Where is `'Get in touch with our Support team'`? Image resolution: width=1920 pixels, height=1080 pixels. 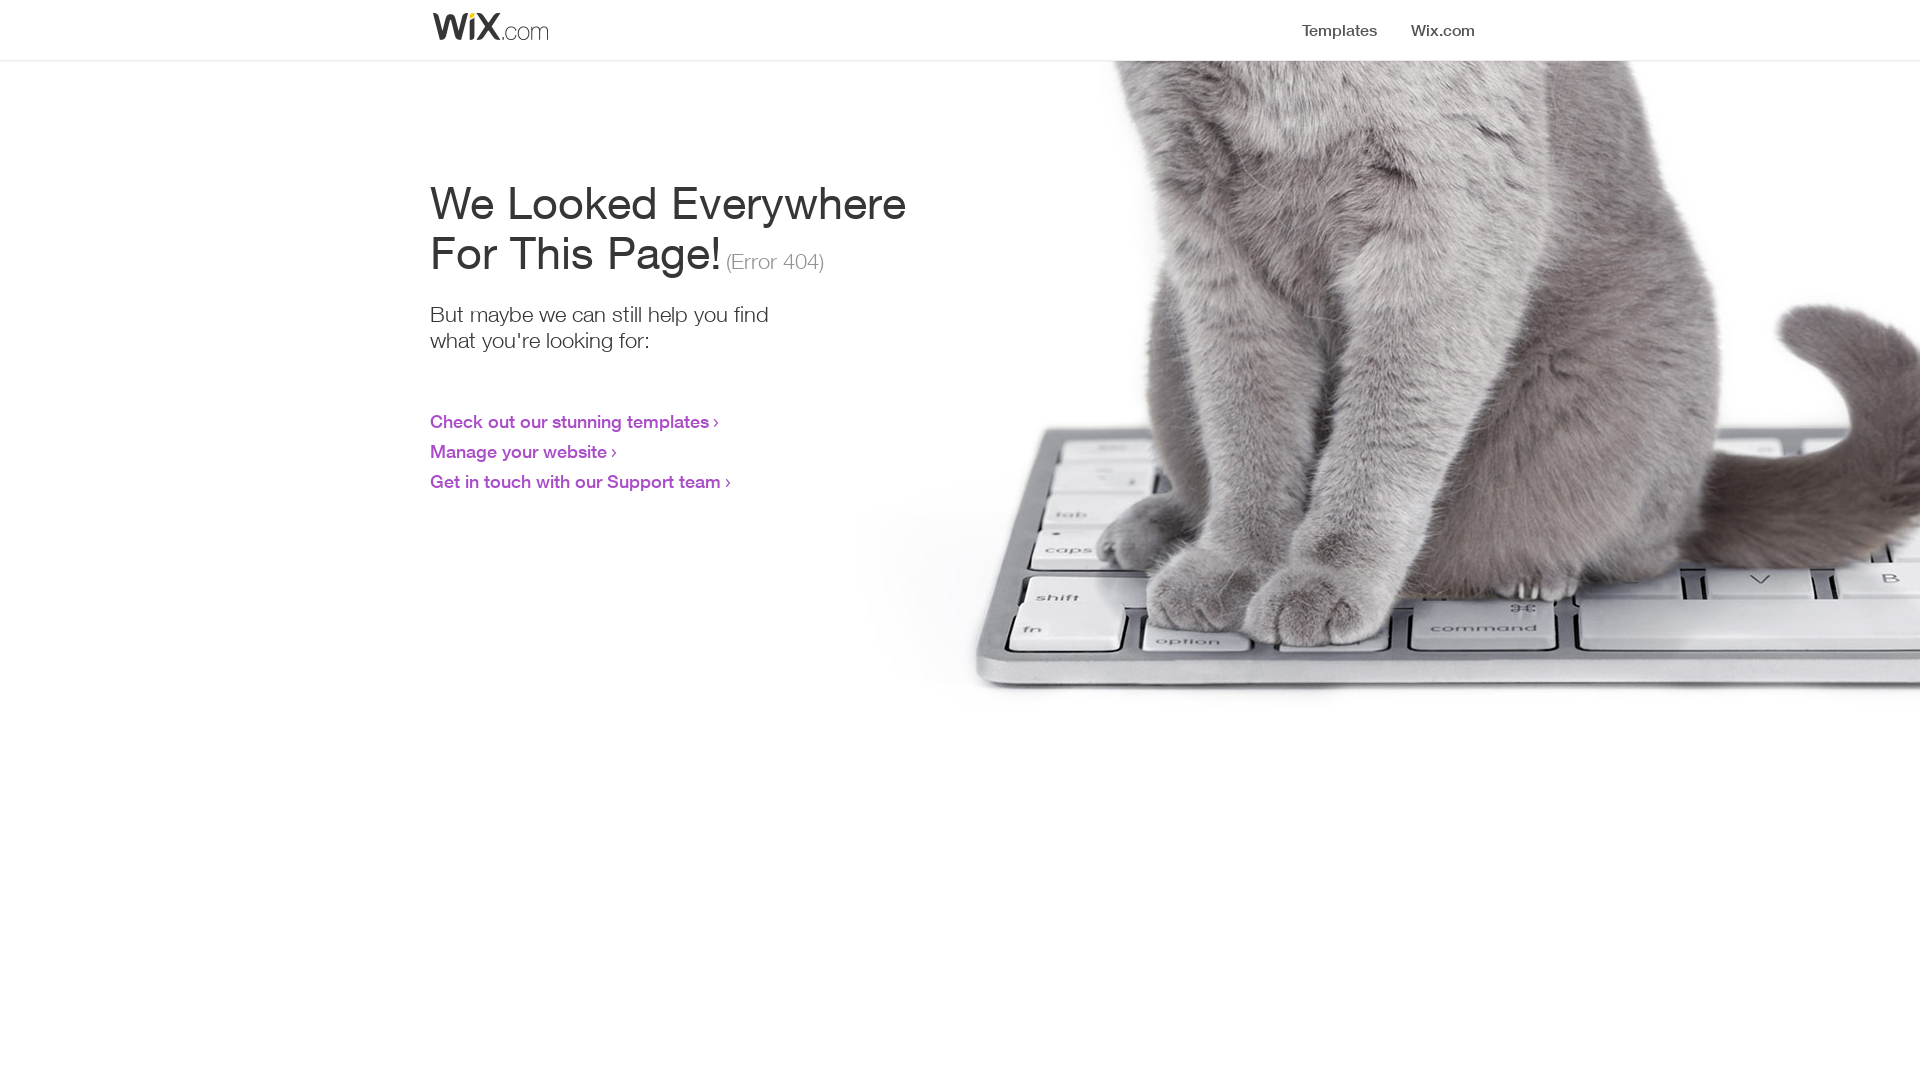
'Get in touch with our Support team' is located at coordinates (429, 481).